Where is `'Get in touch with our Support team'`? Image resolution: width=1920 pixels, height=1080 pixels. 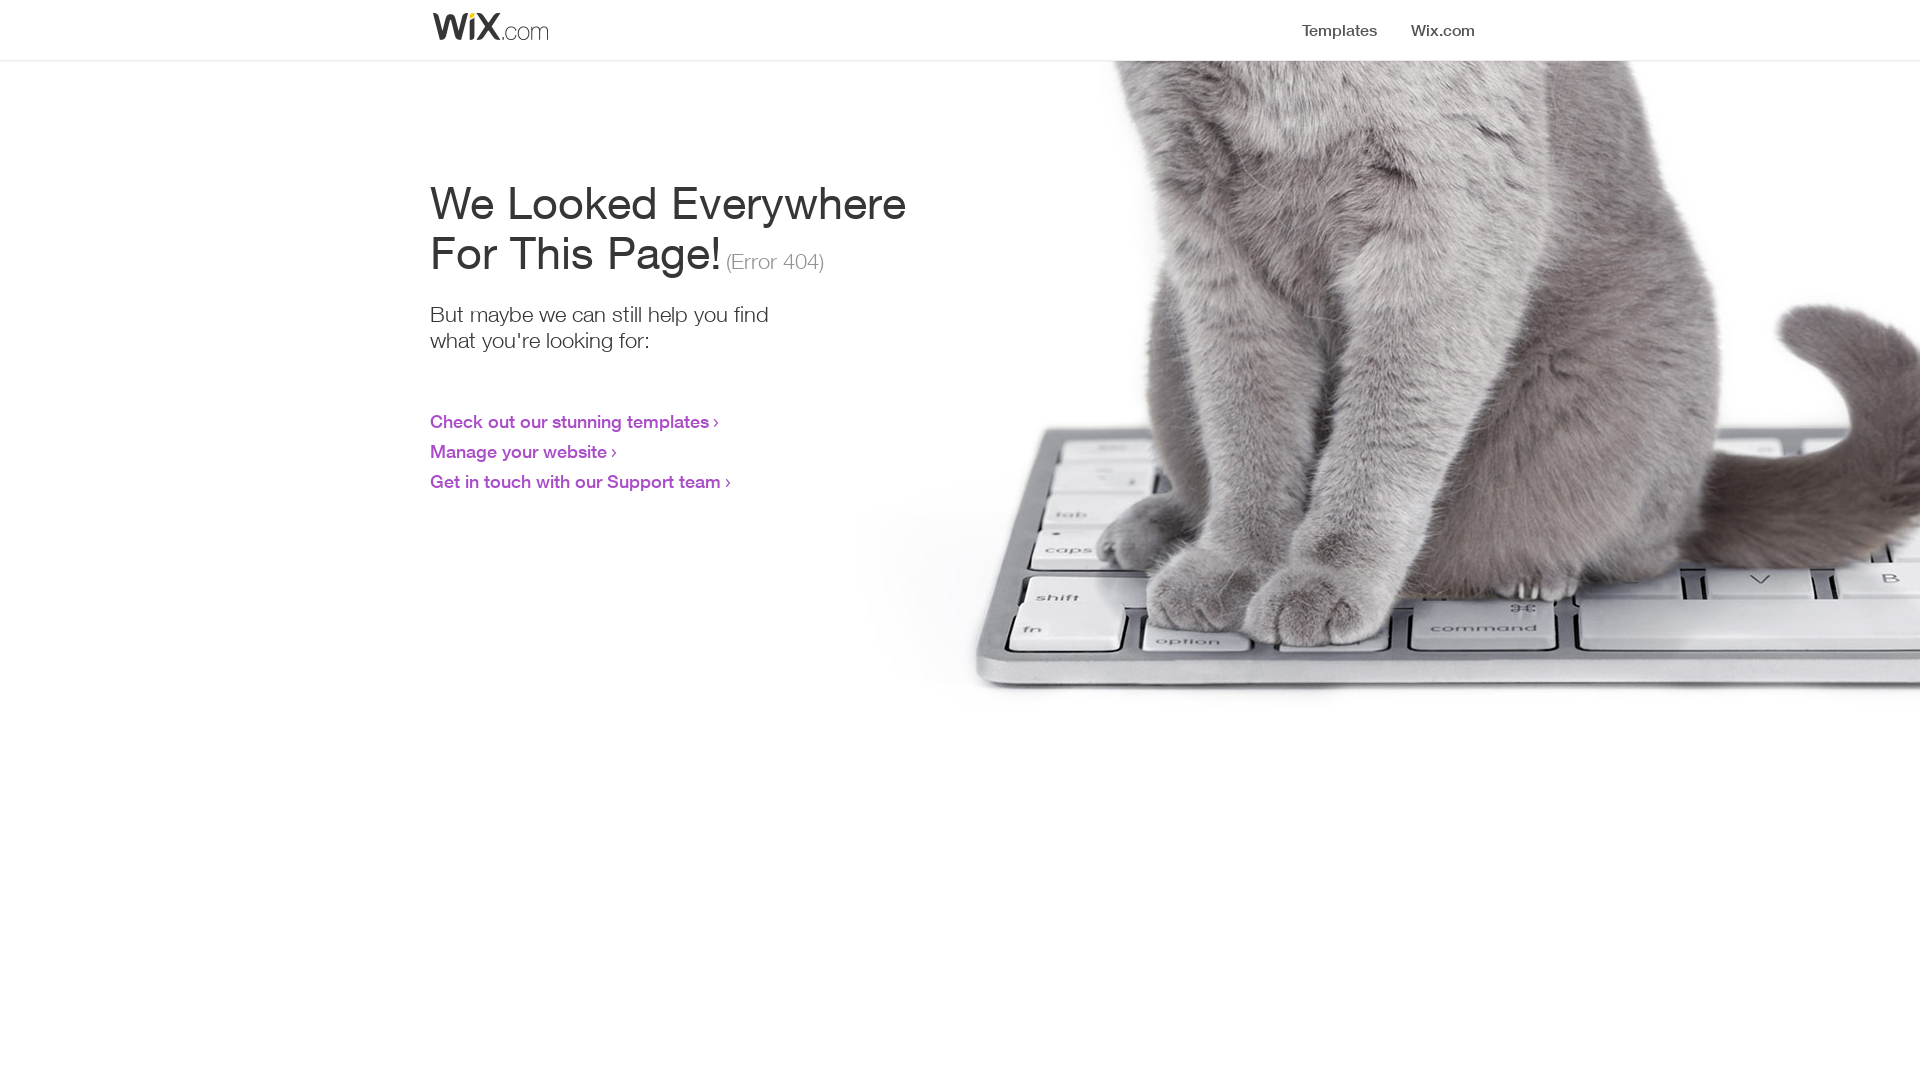
'Get in touch with our Support team' is located at coordinates (429, 481).